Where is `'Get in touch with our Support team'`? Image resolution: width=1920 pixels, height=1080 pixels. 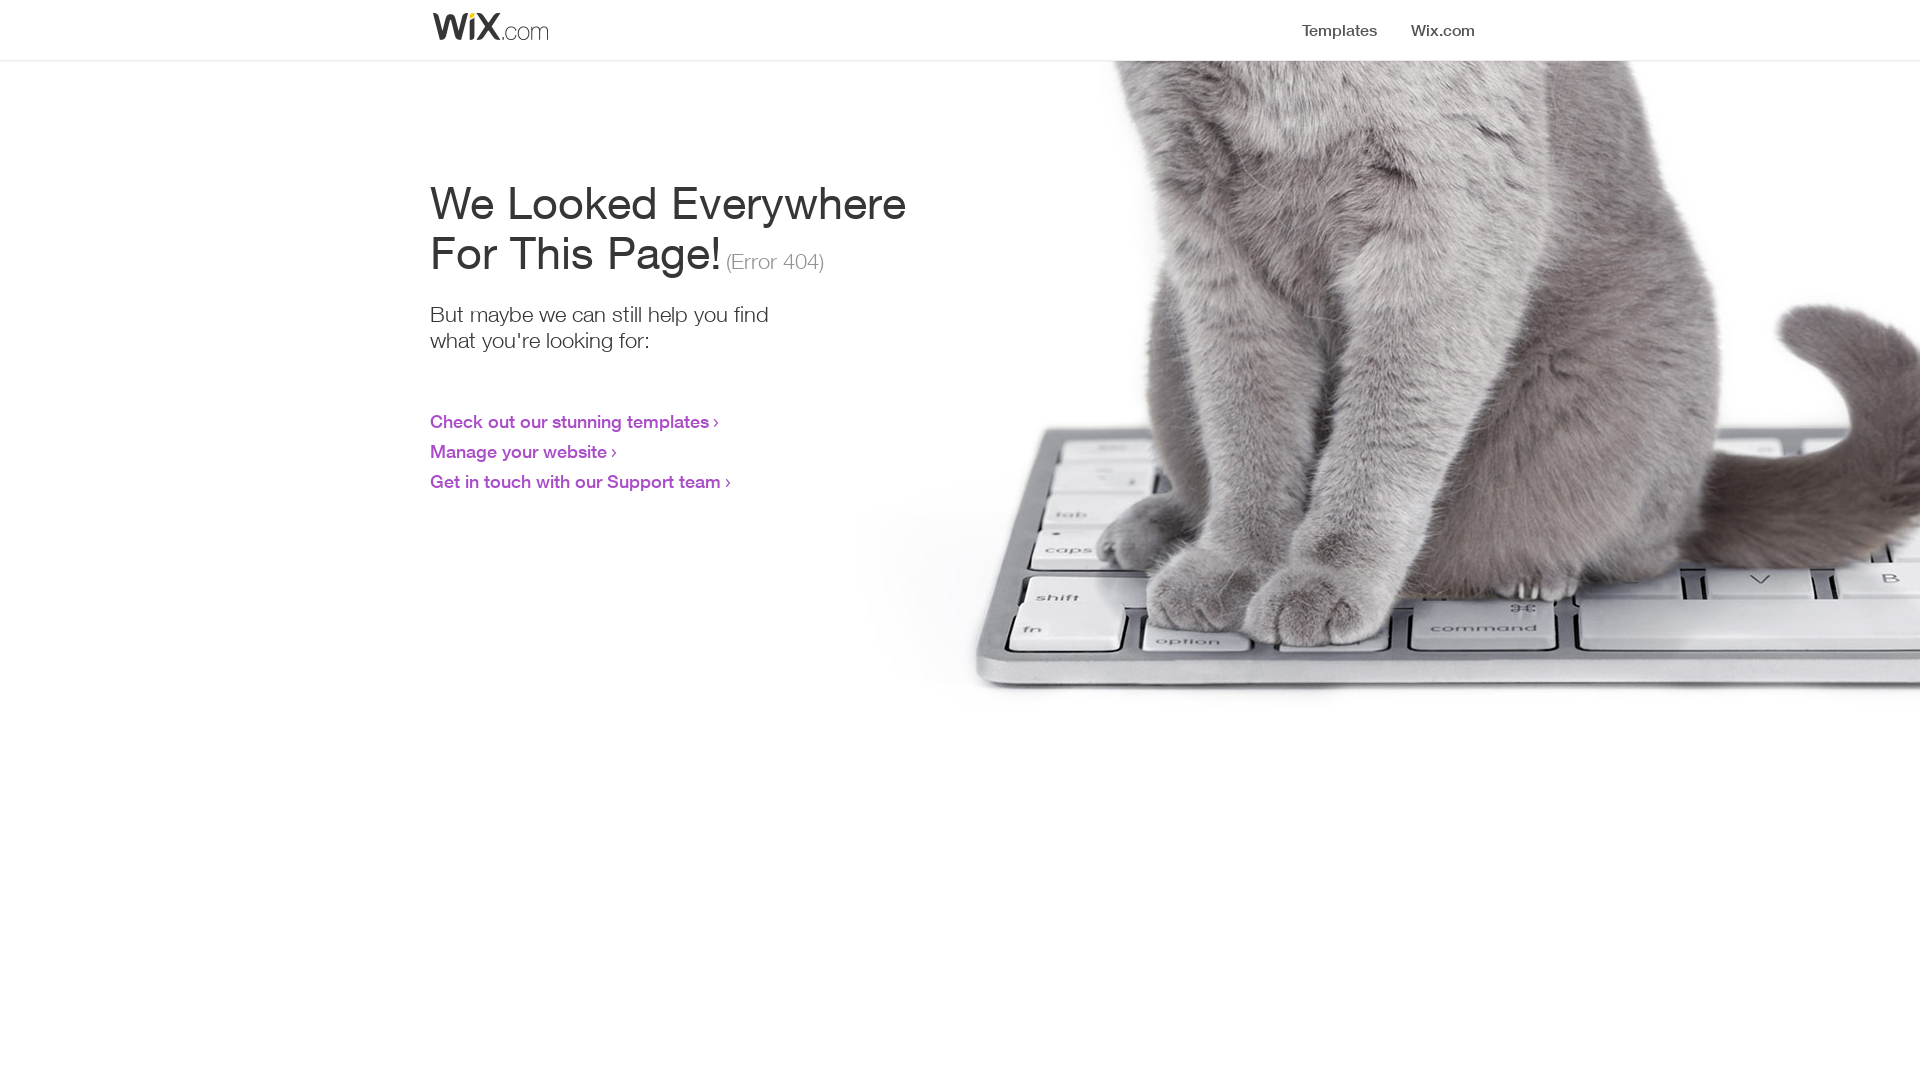
'Get in touch with our Support team' is located at coordinates (429, 481).